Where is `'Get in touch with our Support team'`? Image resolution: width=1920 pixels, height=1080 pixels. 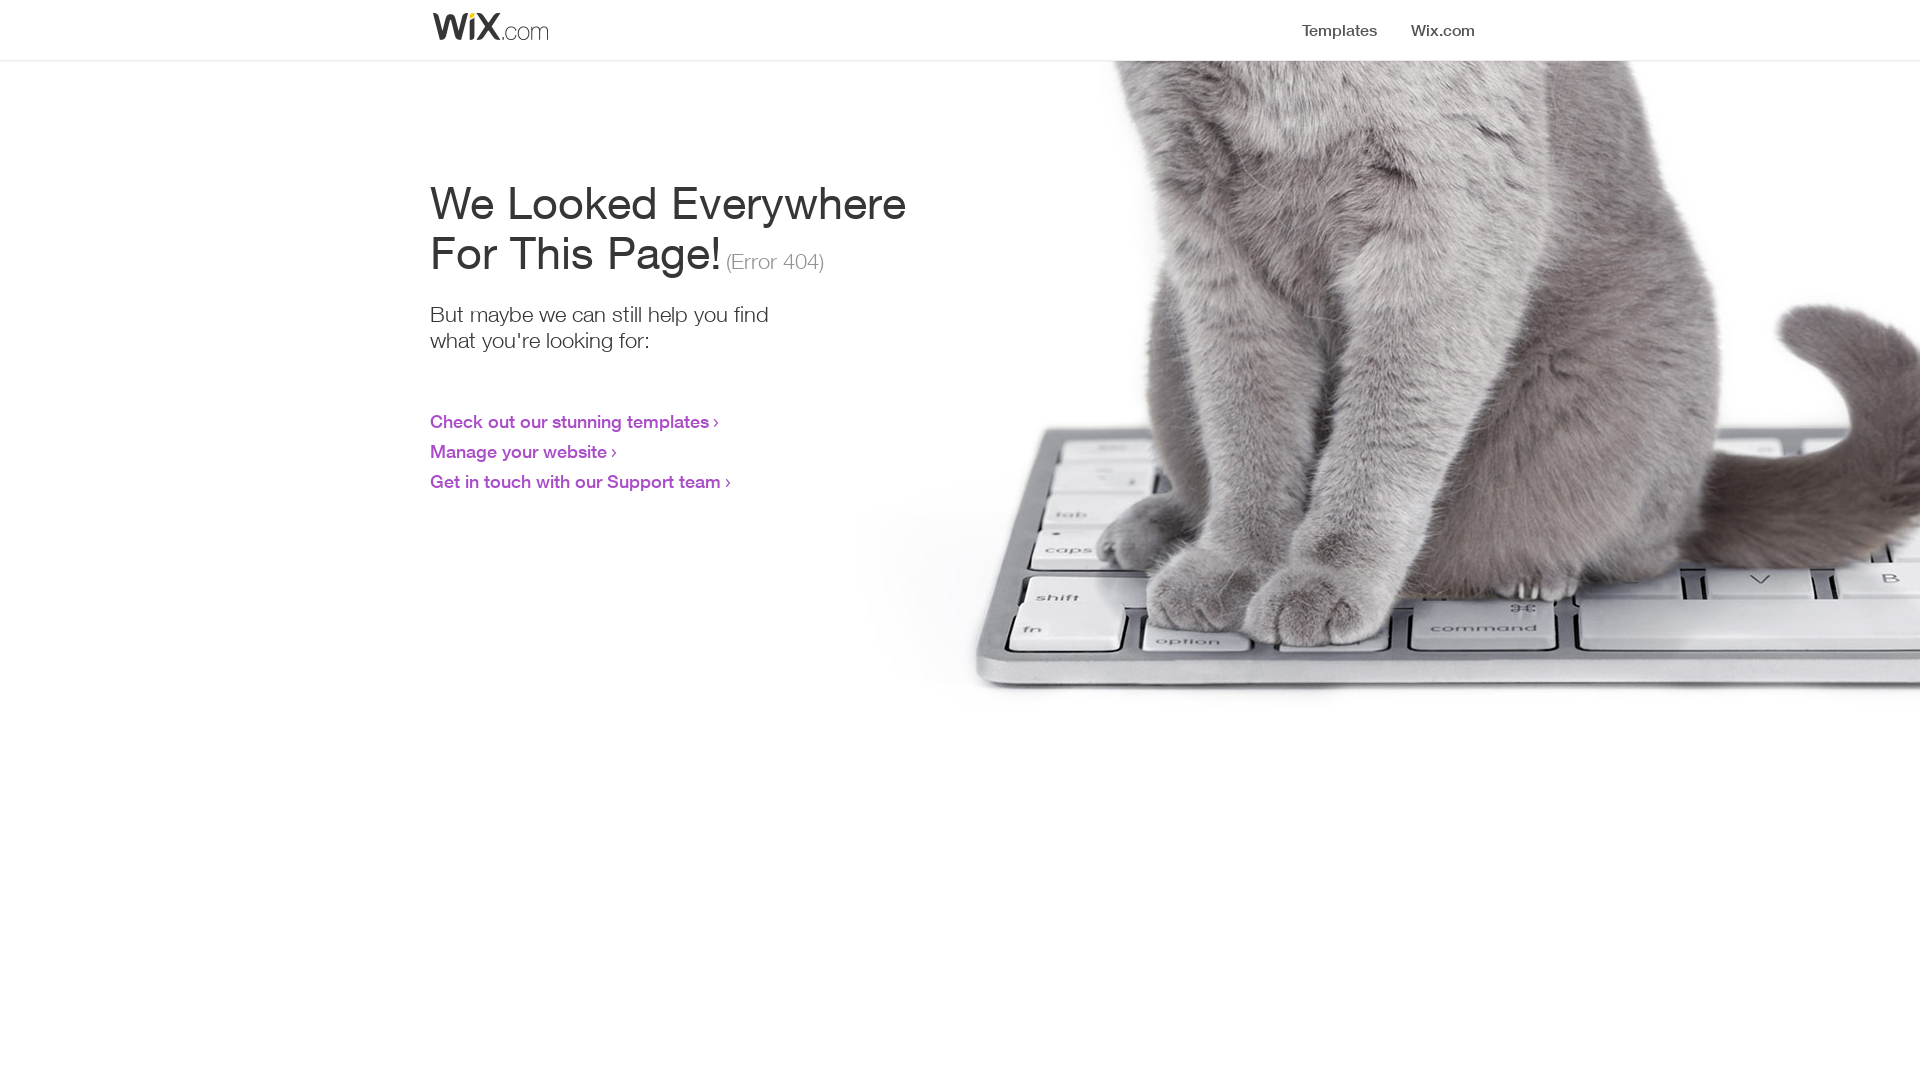
'Get in touch with our Support team' is located at coordinates (429, 481).